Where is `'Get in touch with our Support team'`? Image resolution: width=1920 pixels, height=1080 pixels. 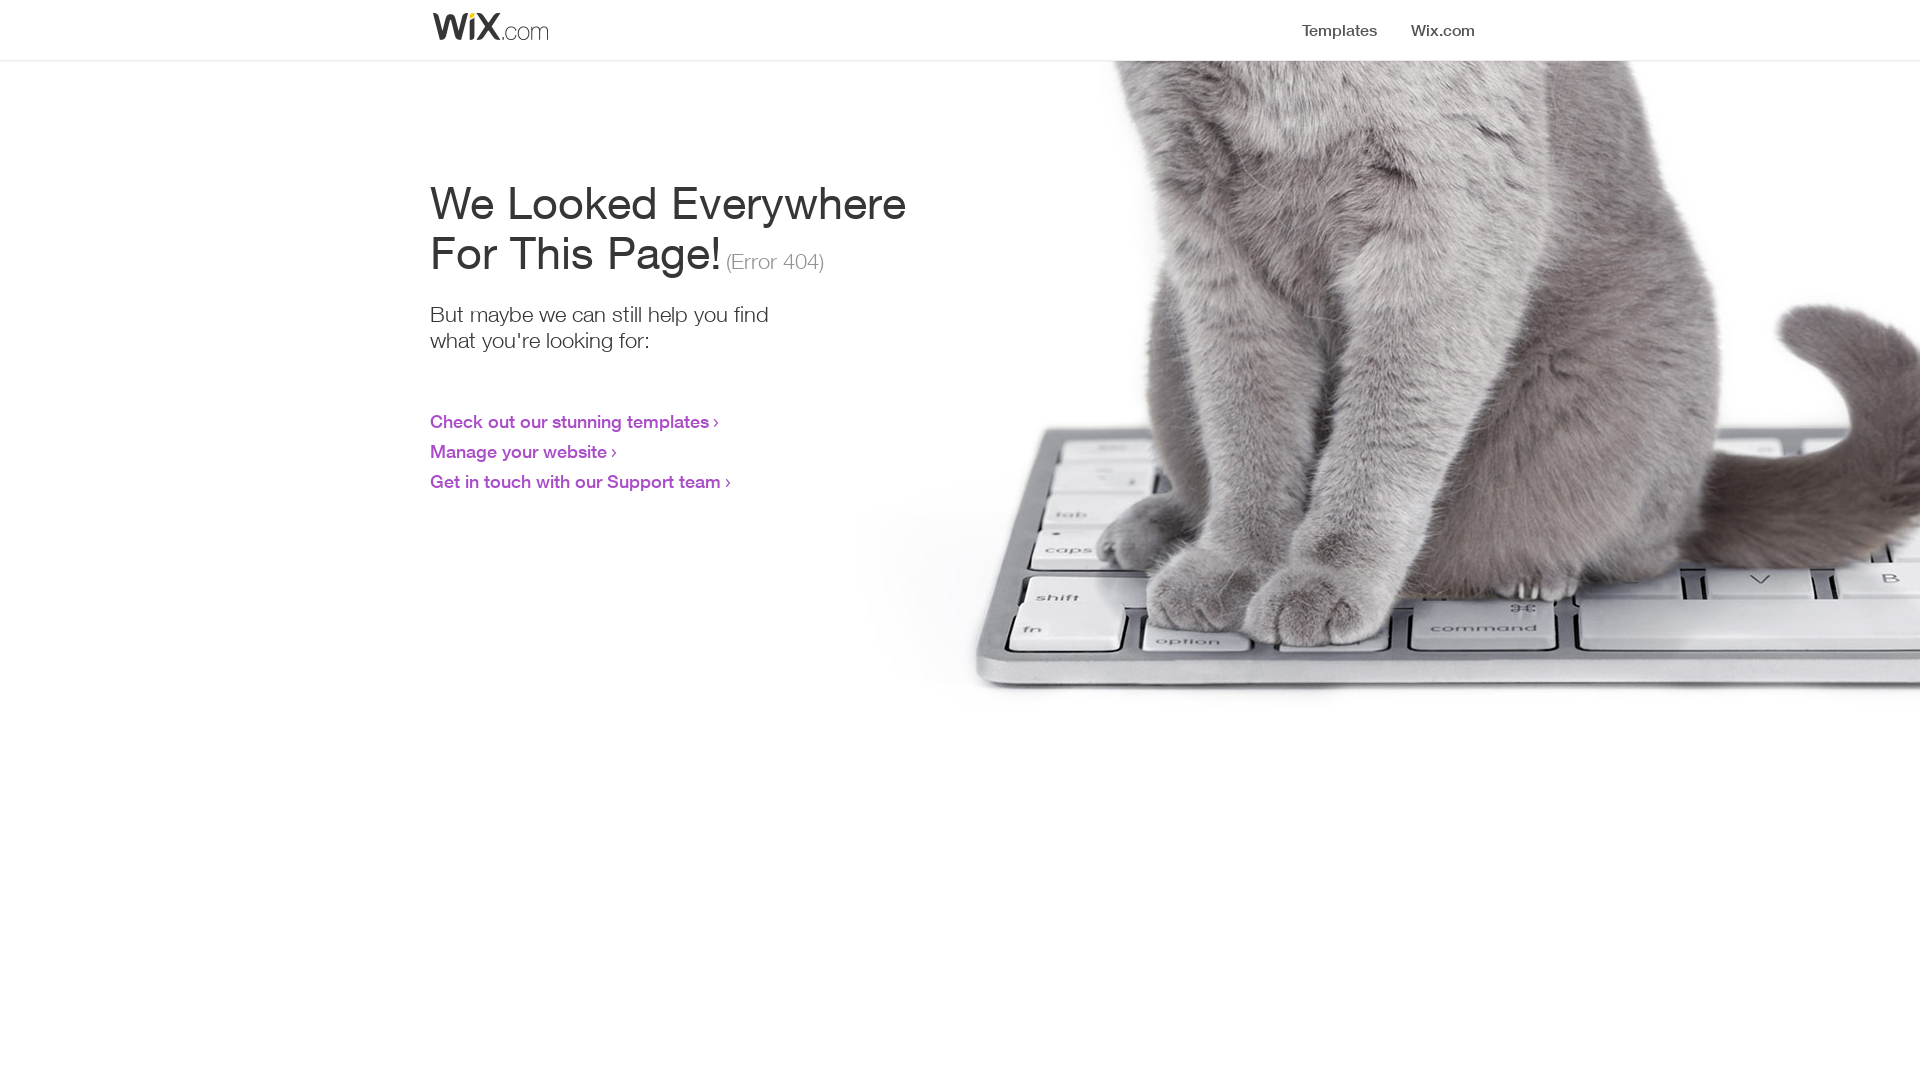
'Get in touch with our Support team' is located at coordinates (429, 481).